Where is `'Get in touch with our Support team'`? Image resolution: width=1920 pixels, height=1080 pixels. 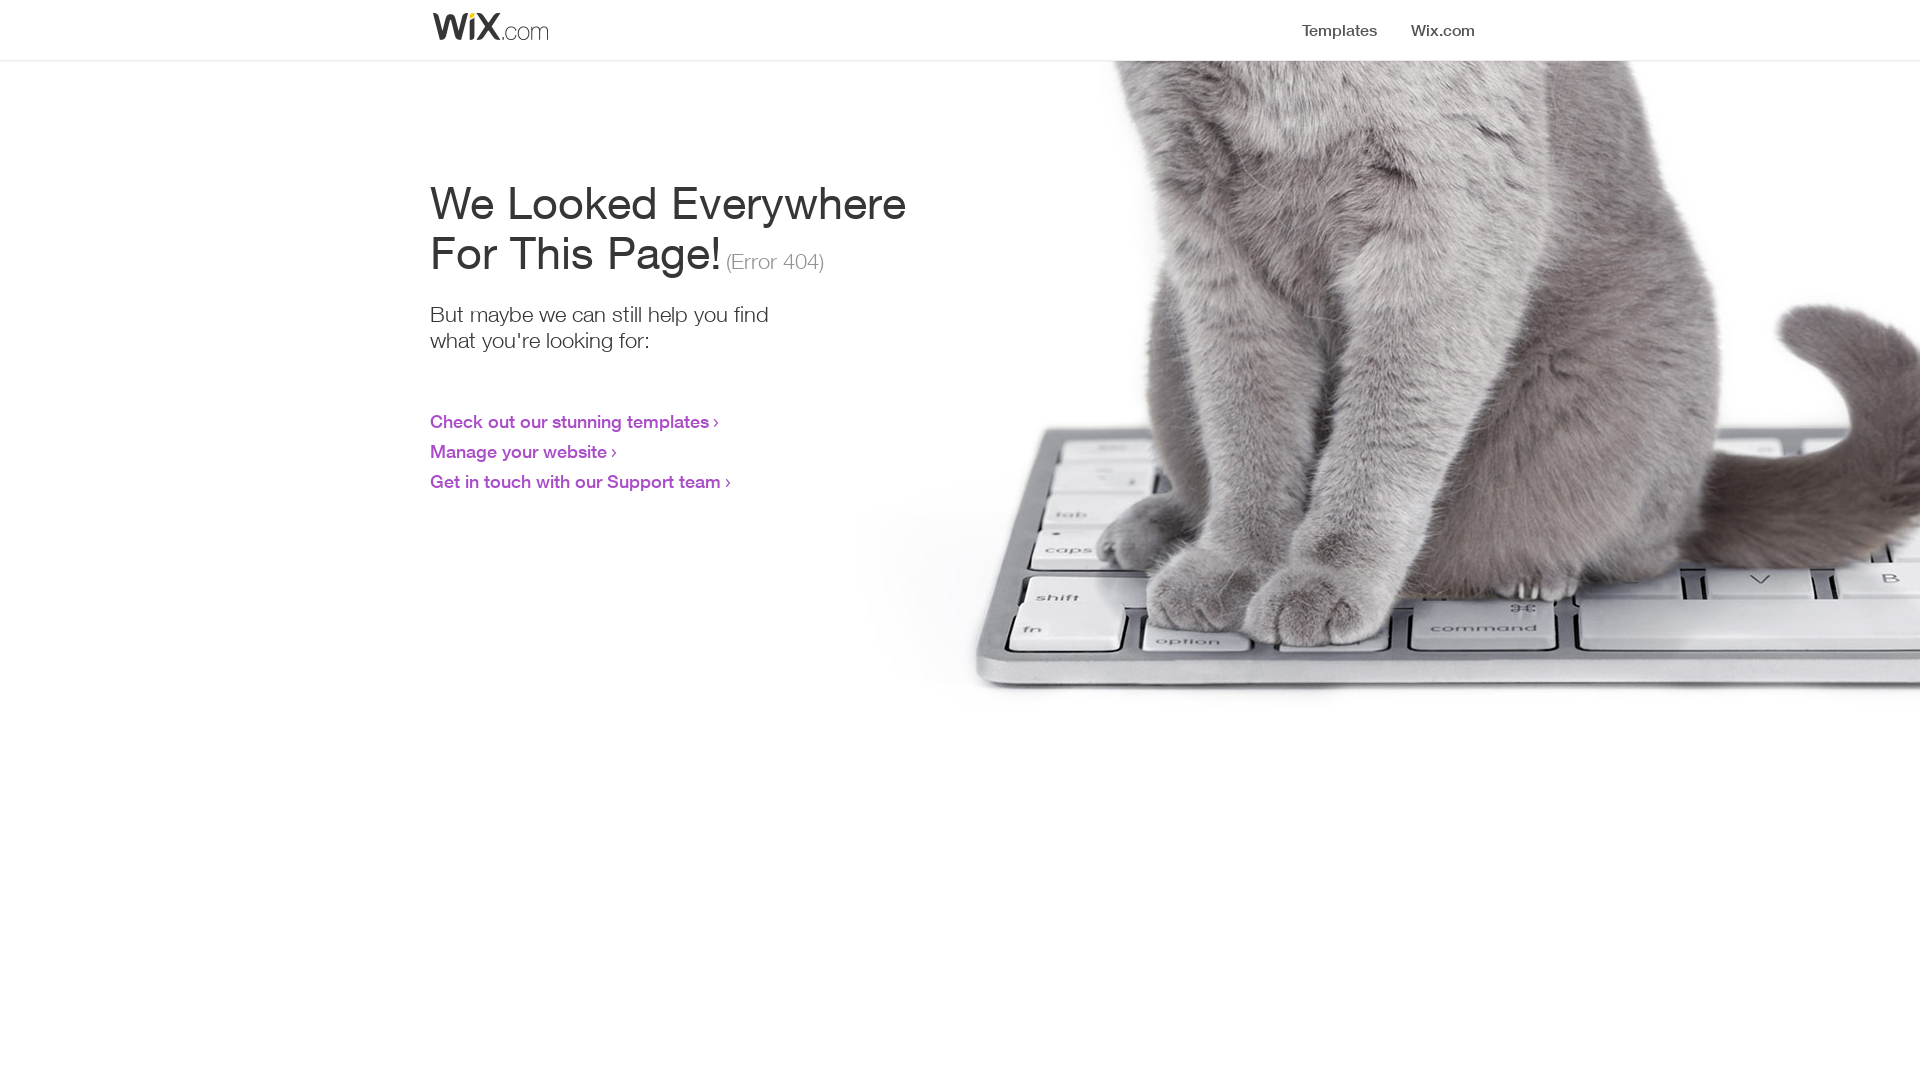
'Get in touch with our Support team' is located at coordinates (429, 481).